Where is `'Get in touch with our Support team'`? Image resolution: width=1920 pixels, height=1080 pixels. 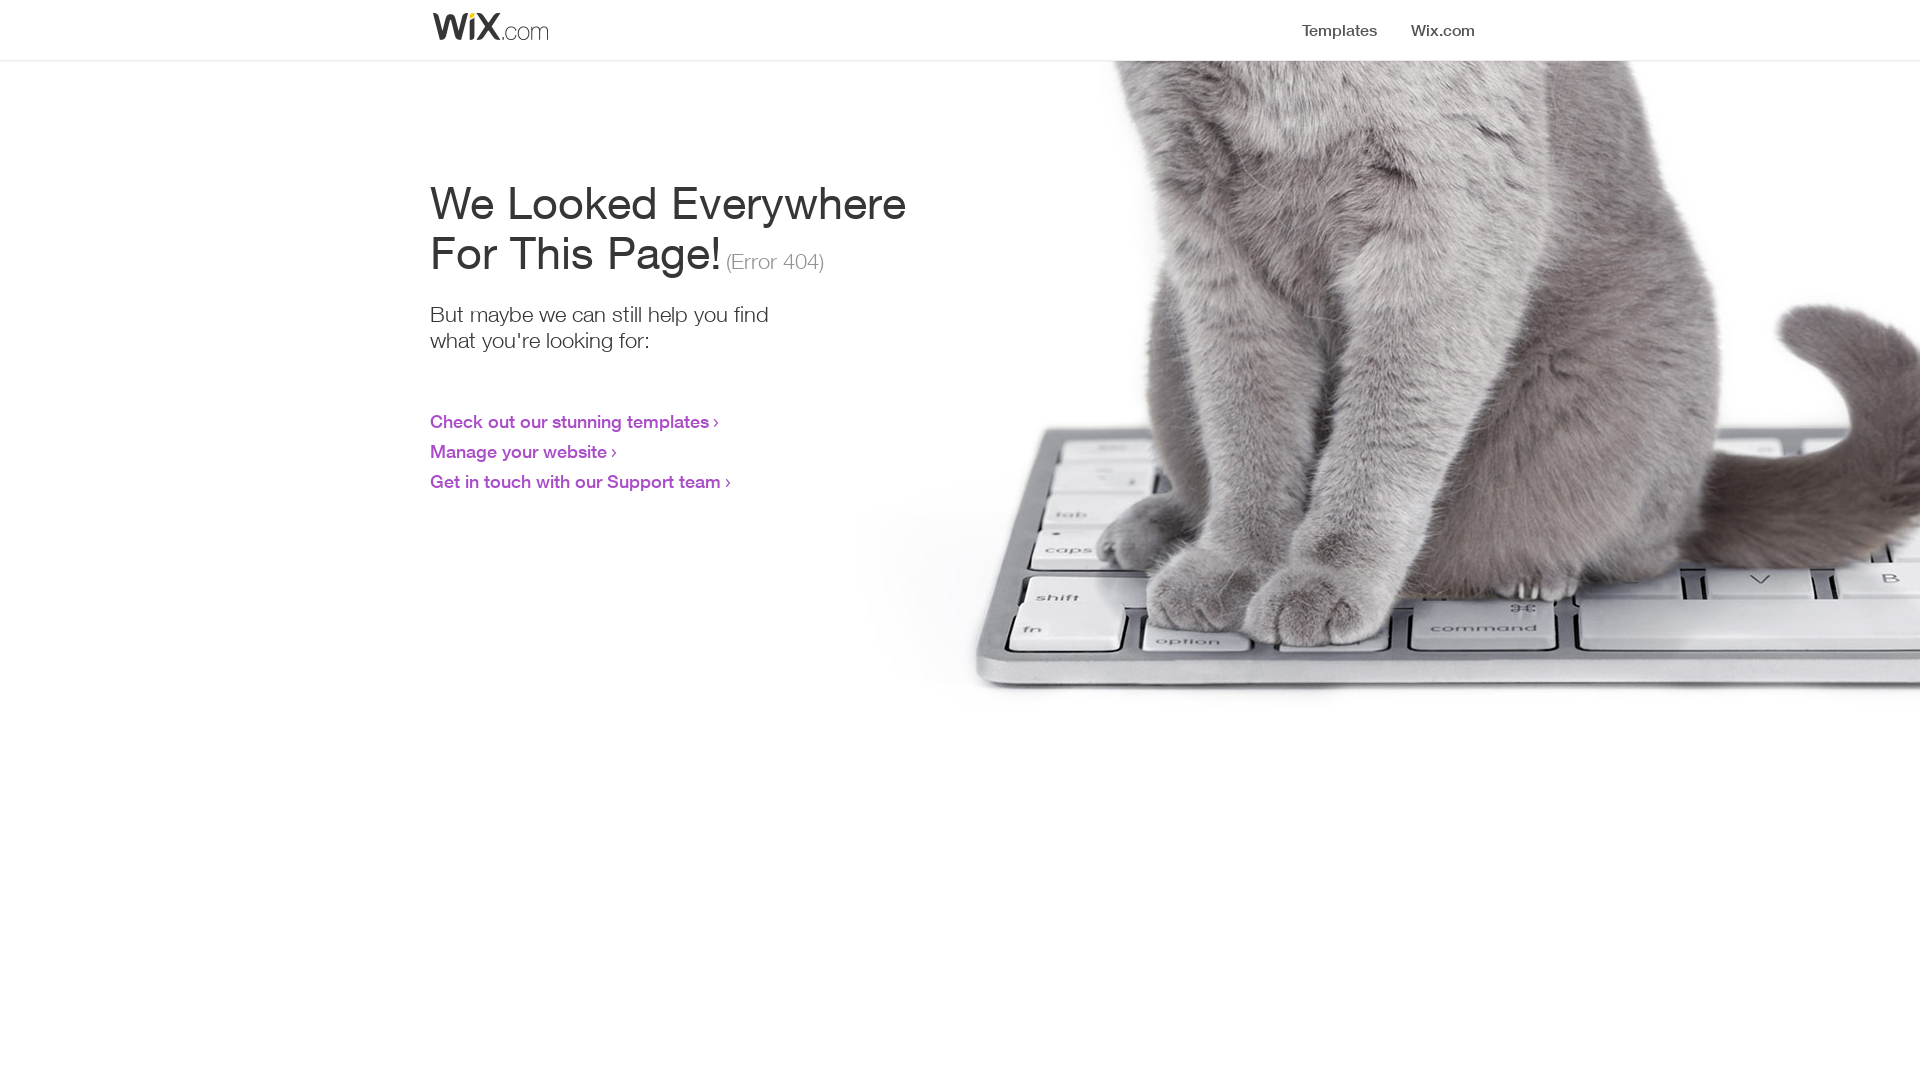
'Get in touch with our Support team' is located at coordinates (429, 481).